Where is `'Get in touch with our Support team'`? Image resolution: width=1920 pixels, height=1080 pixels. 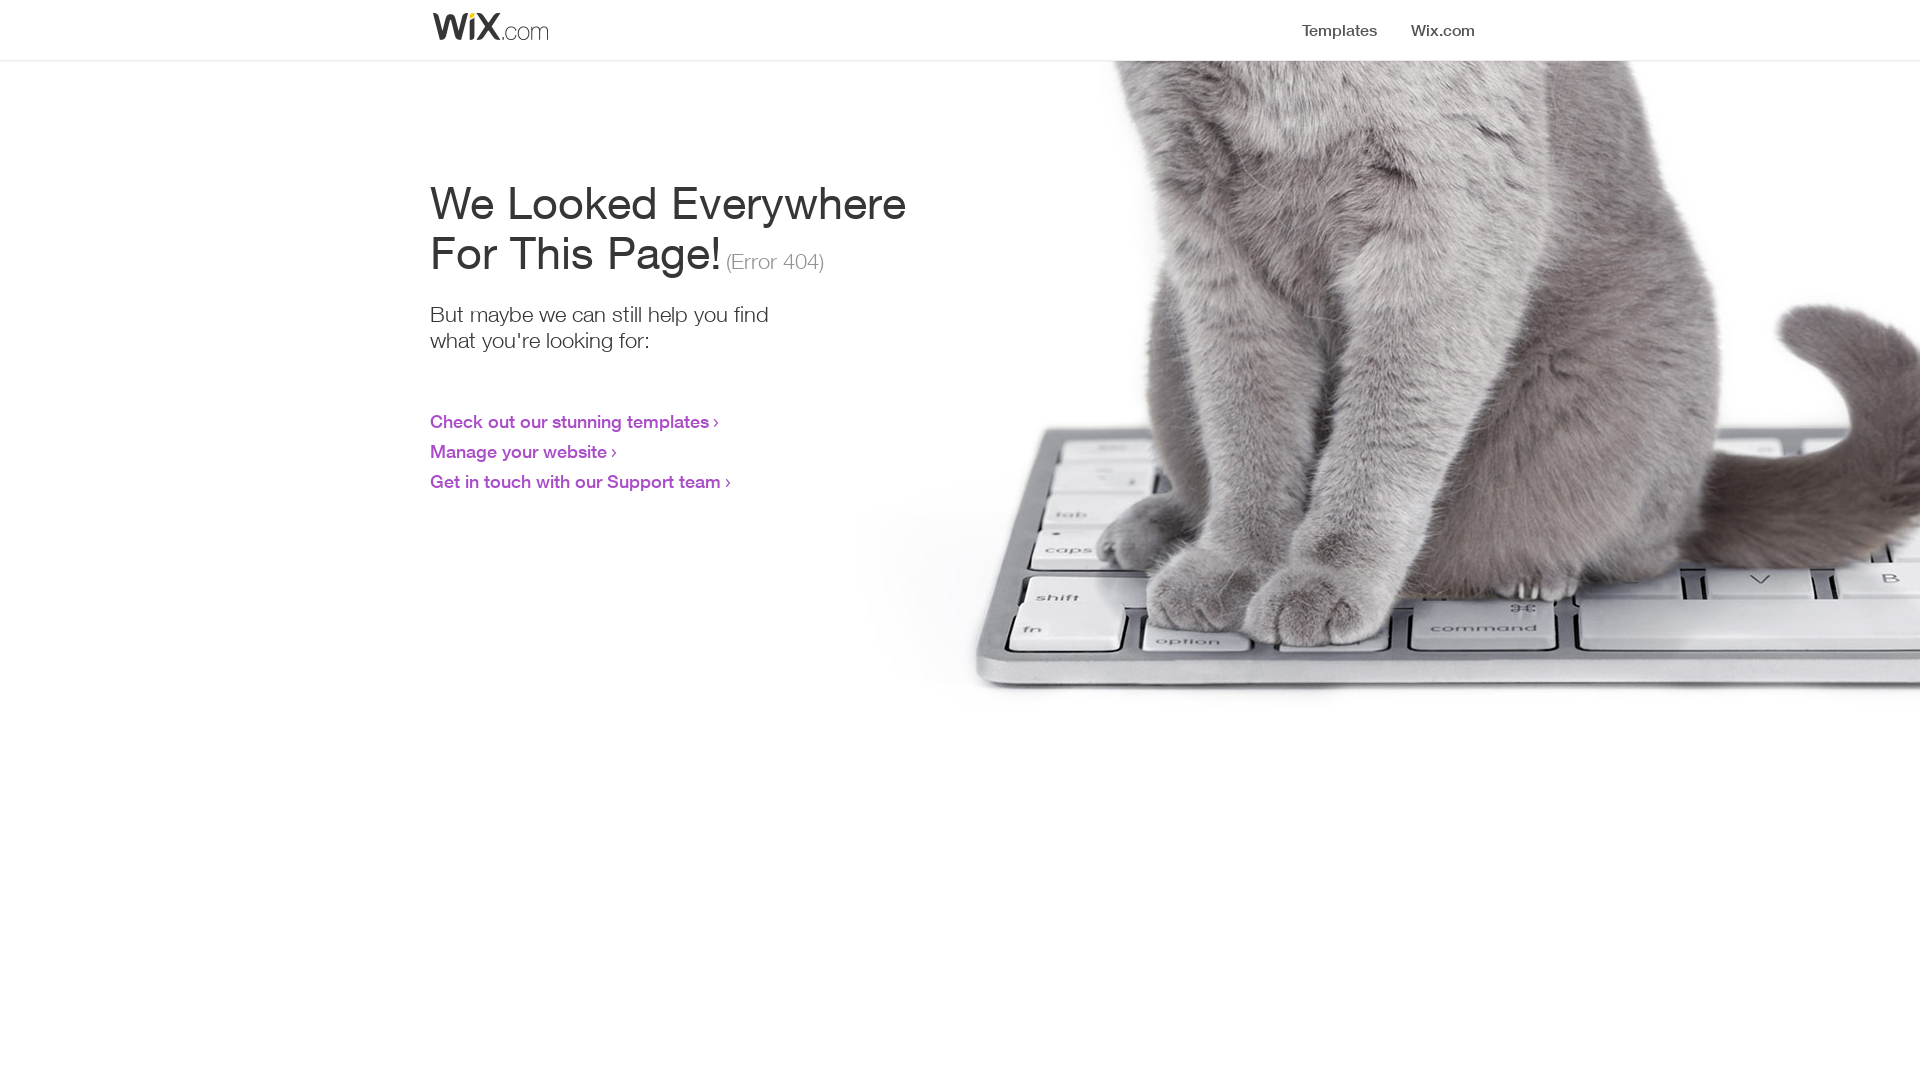
'Get in touch with our Support team' is located at coordinates (429, 481).